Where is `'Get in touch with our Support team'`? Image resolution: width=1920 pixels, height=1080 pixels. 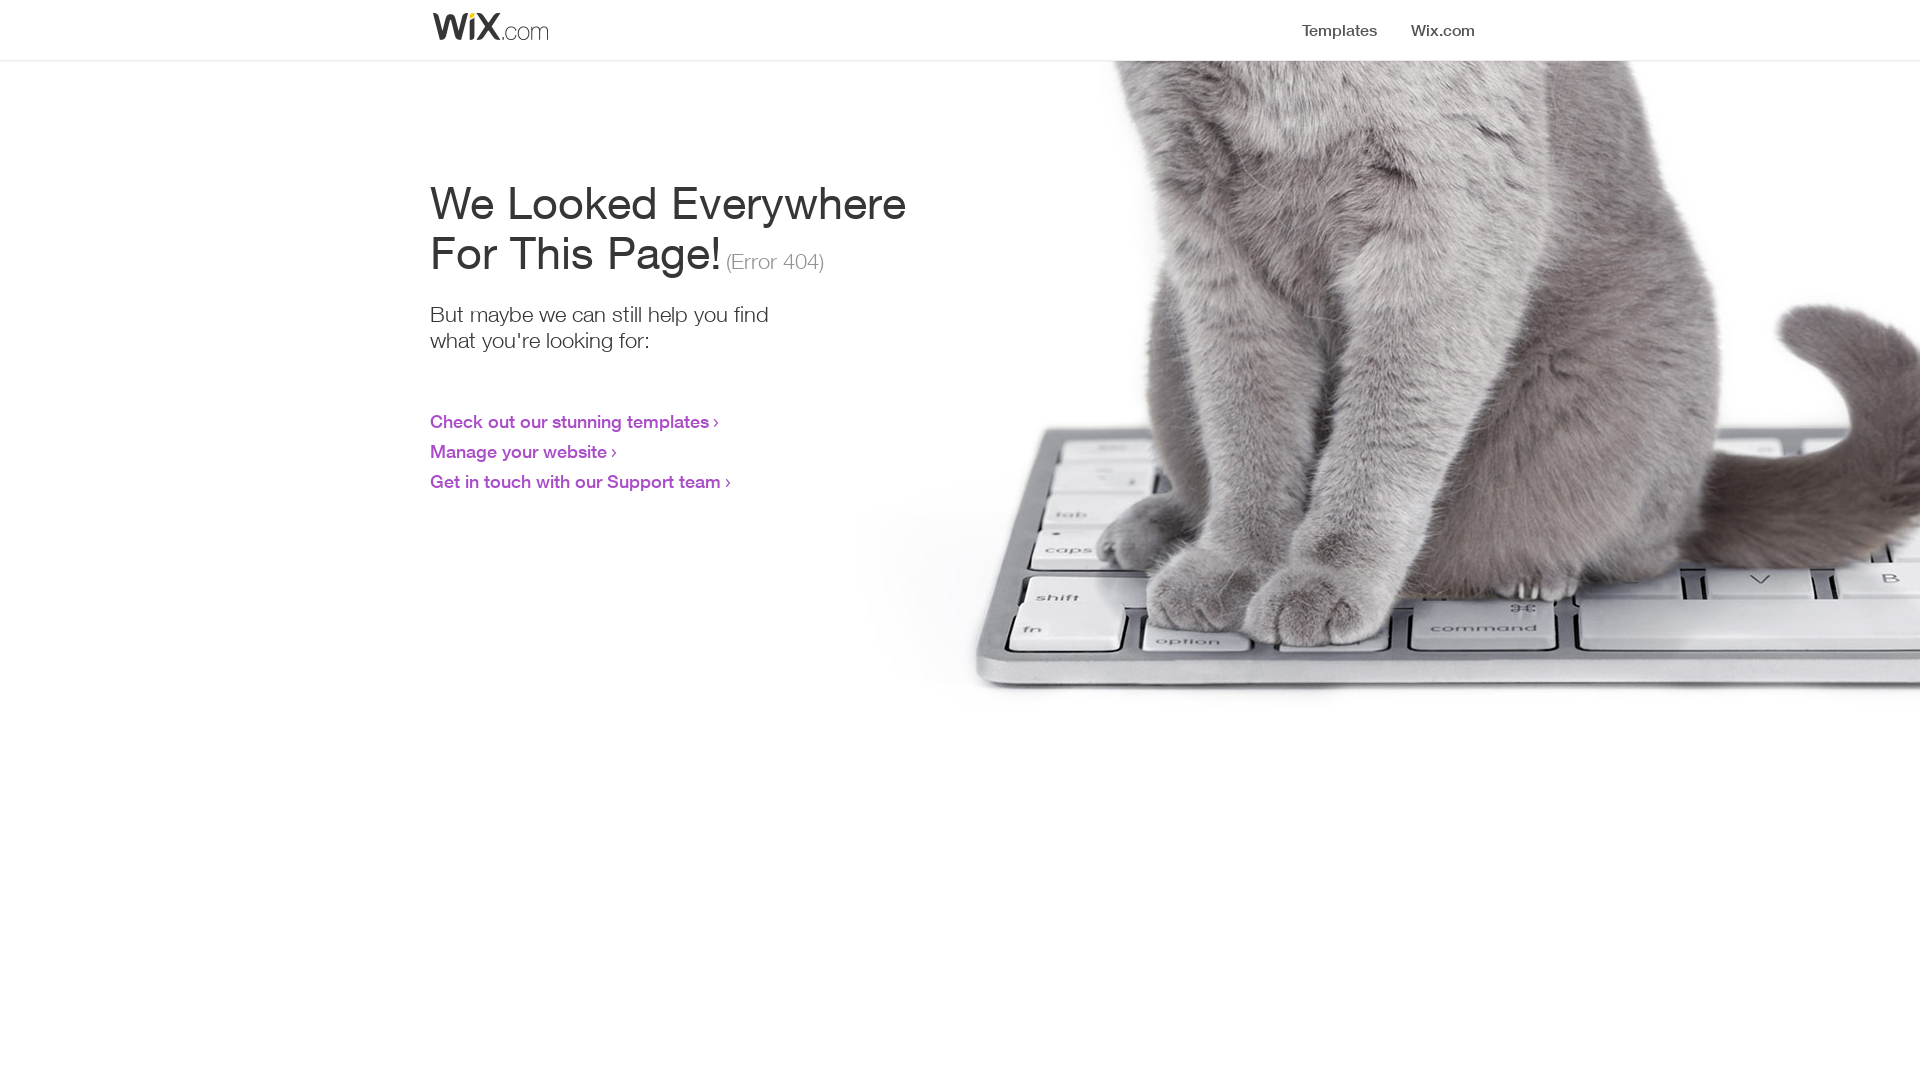
'Get in touch with our Support team' is located at coordinates (429, 481).